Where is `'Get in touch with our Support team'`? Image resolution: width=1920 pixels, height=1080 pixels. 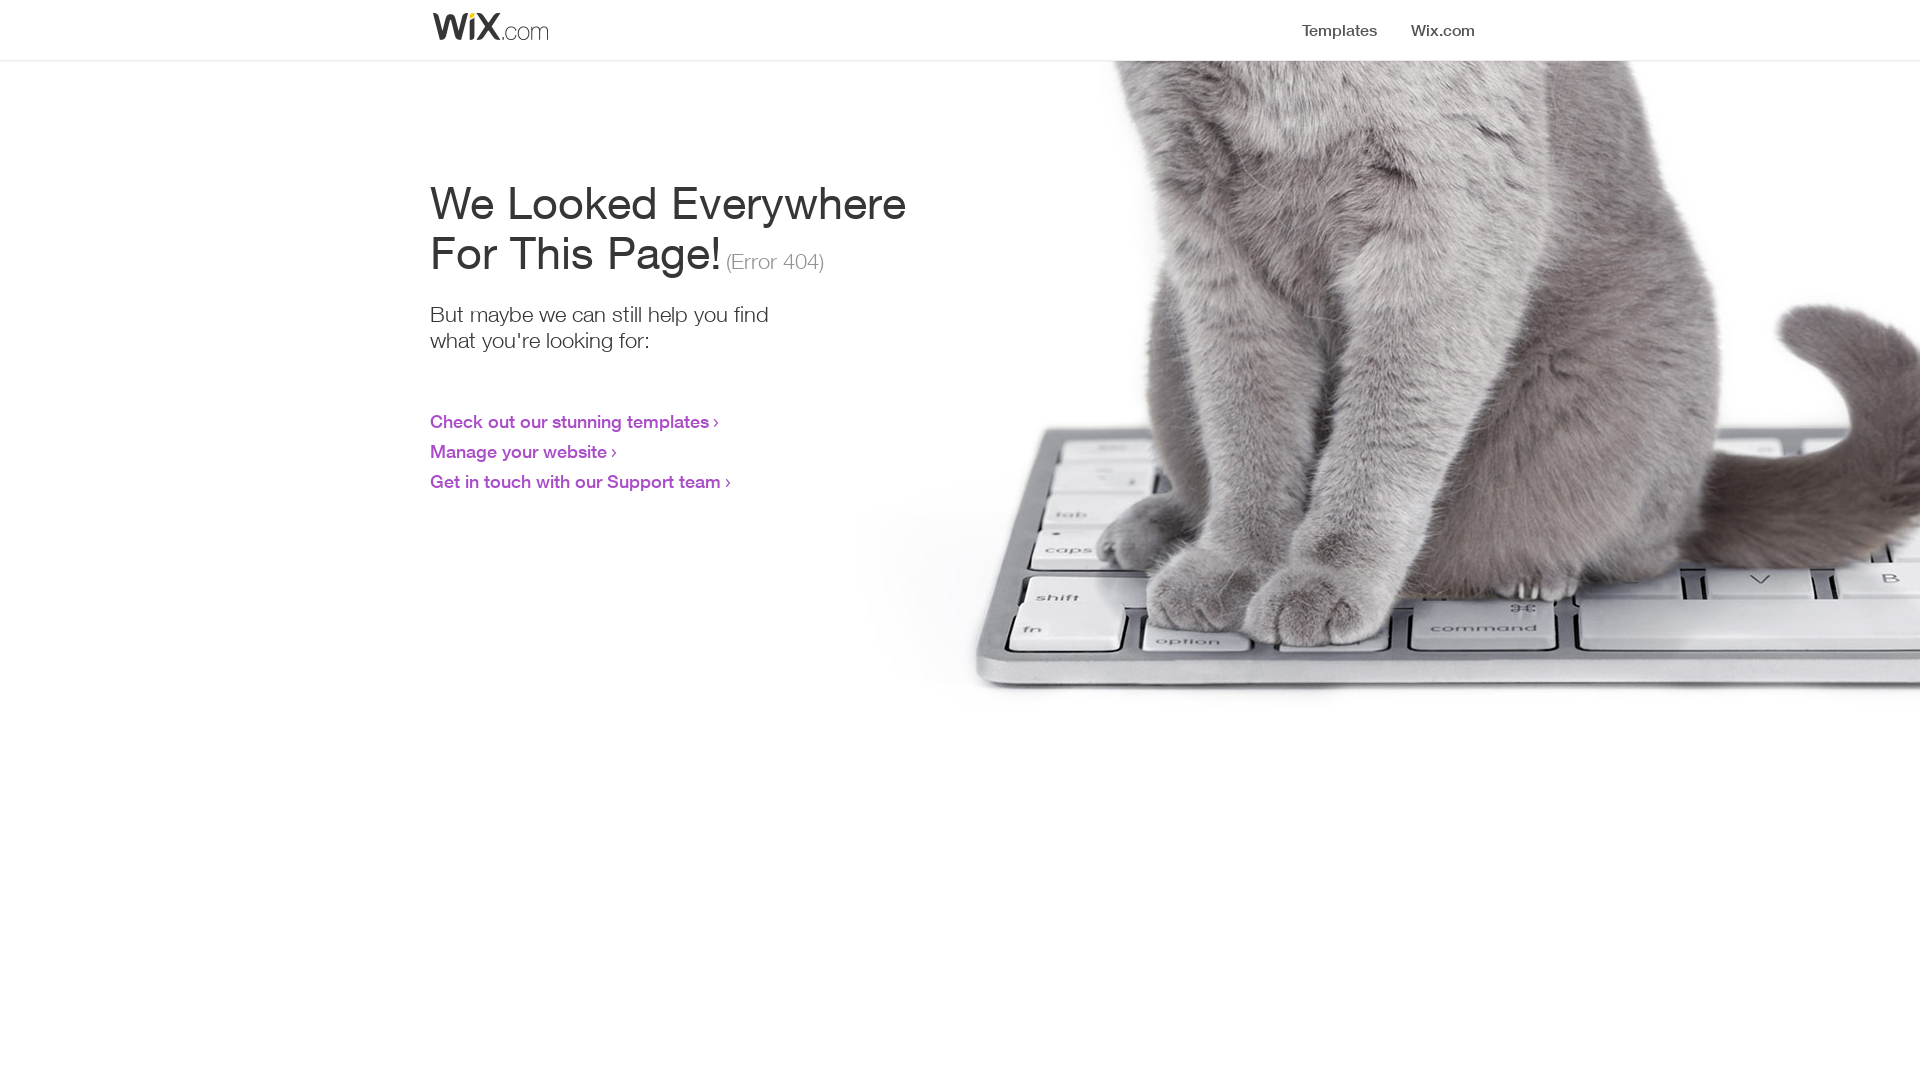
'Get in touch with our Support team' is located at coordinates (429, 481).